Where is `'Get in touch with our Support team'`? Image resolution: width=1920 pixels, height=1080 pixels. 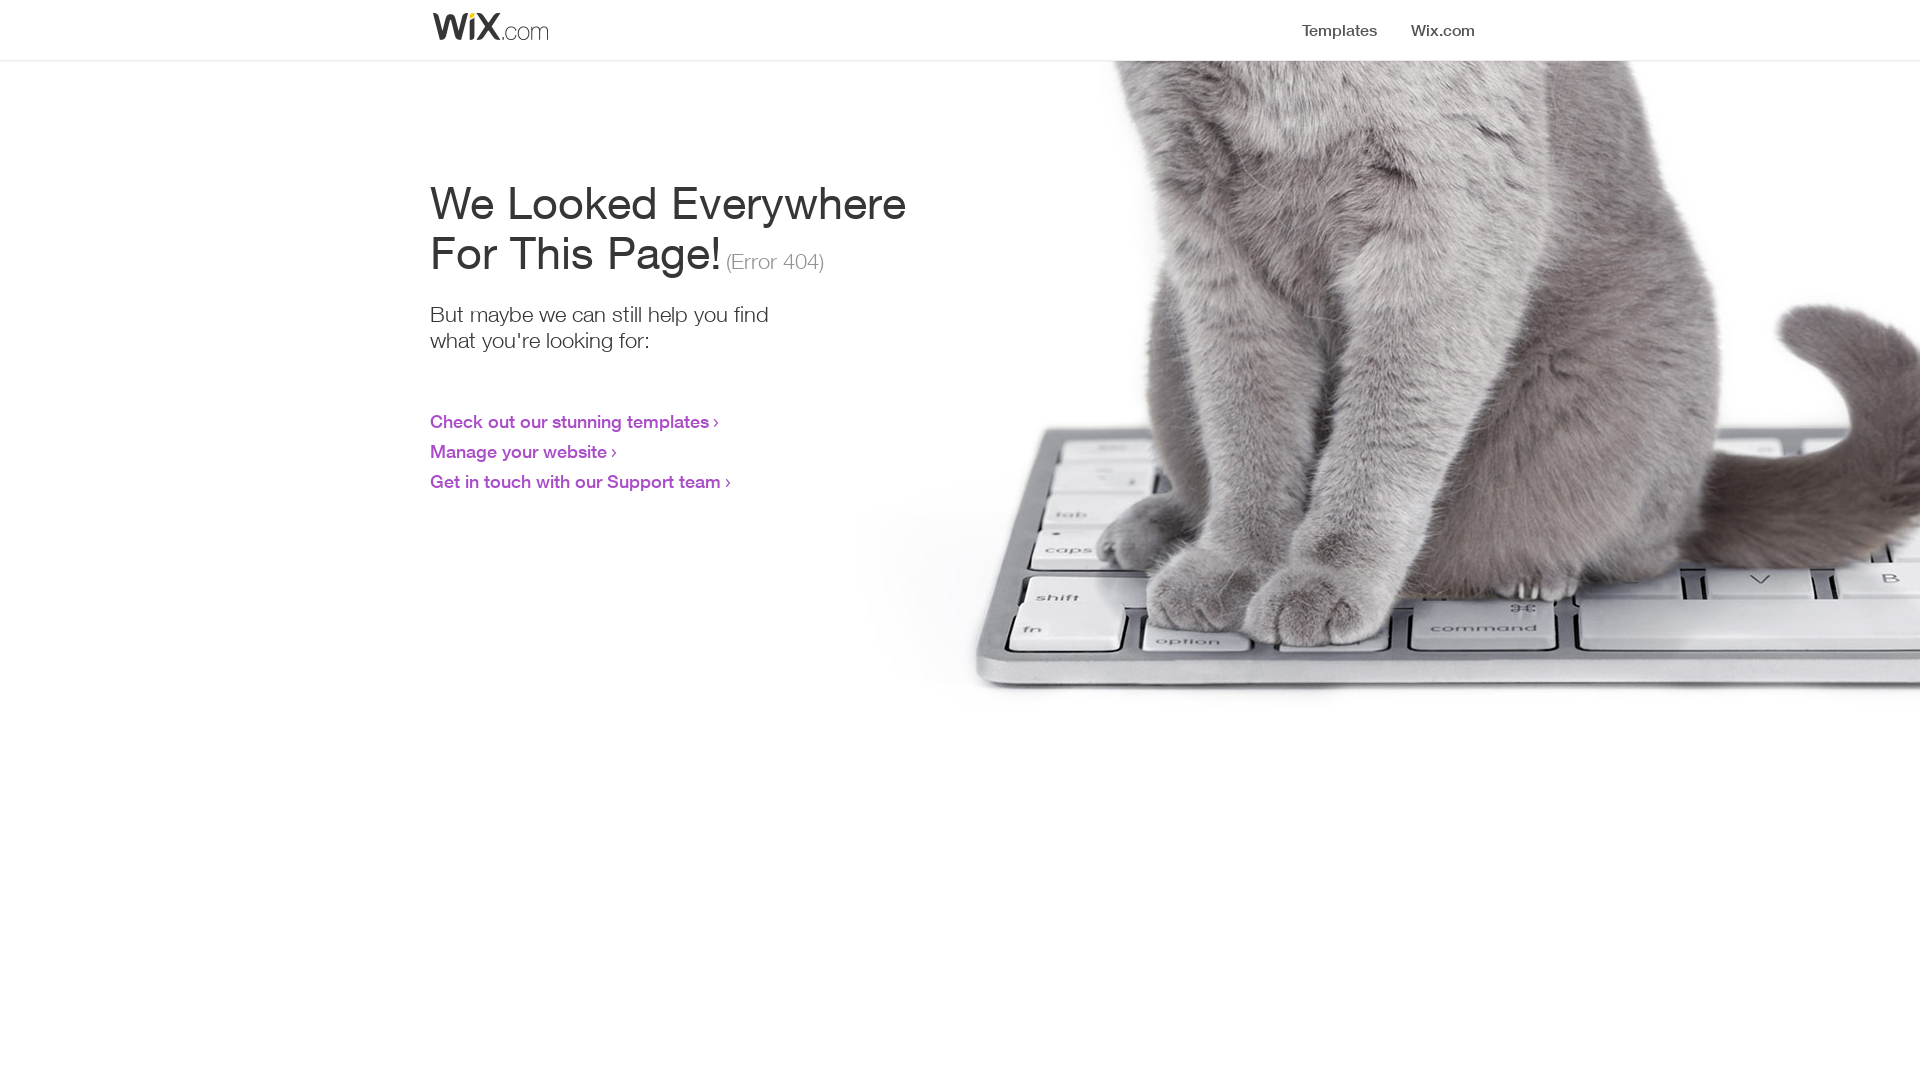
'Get in touch with our Support team' is located at coordinates (429, 481).